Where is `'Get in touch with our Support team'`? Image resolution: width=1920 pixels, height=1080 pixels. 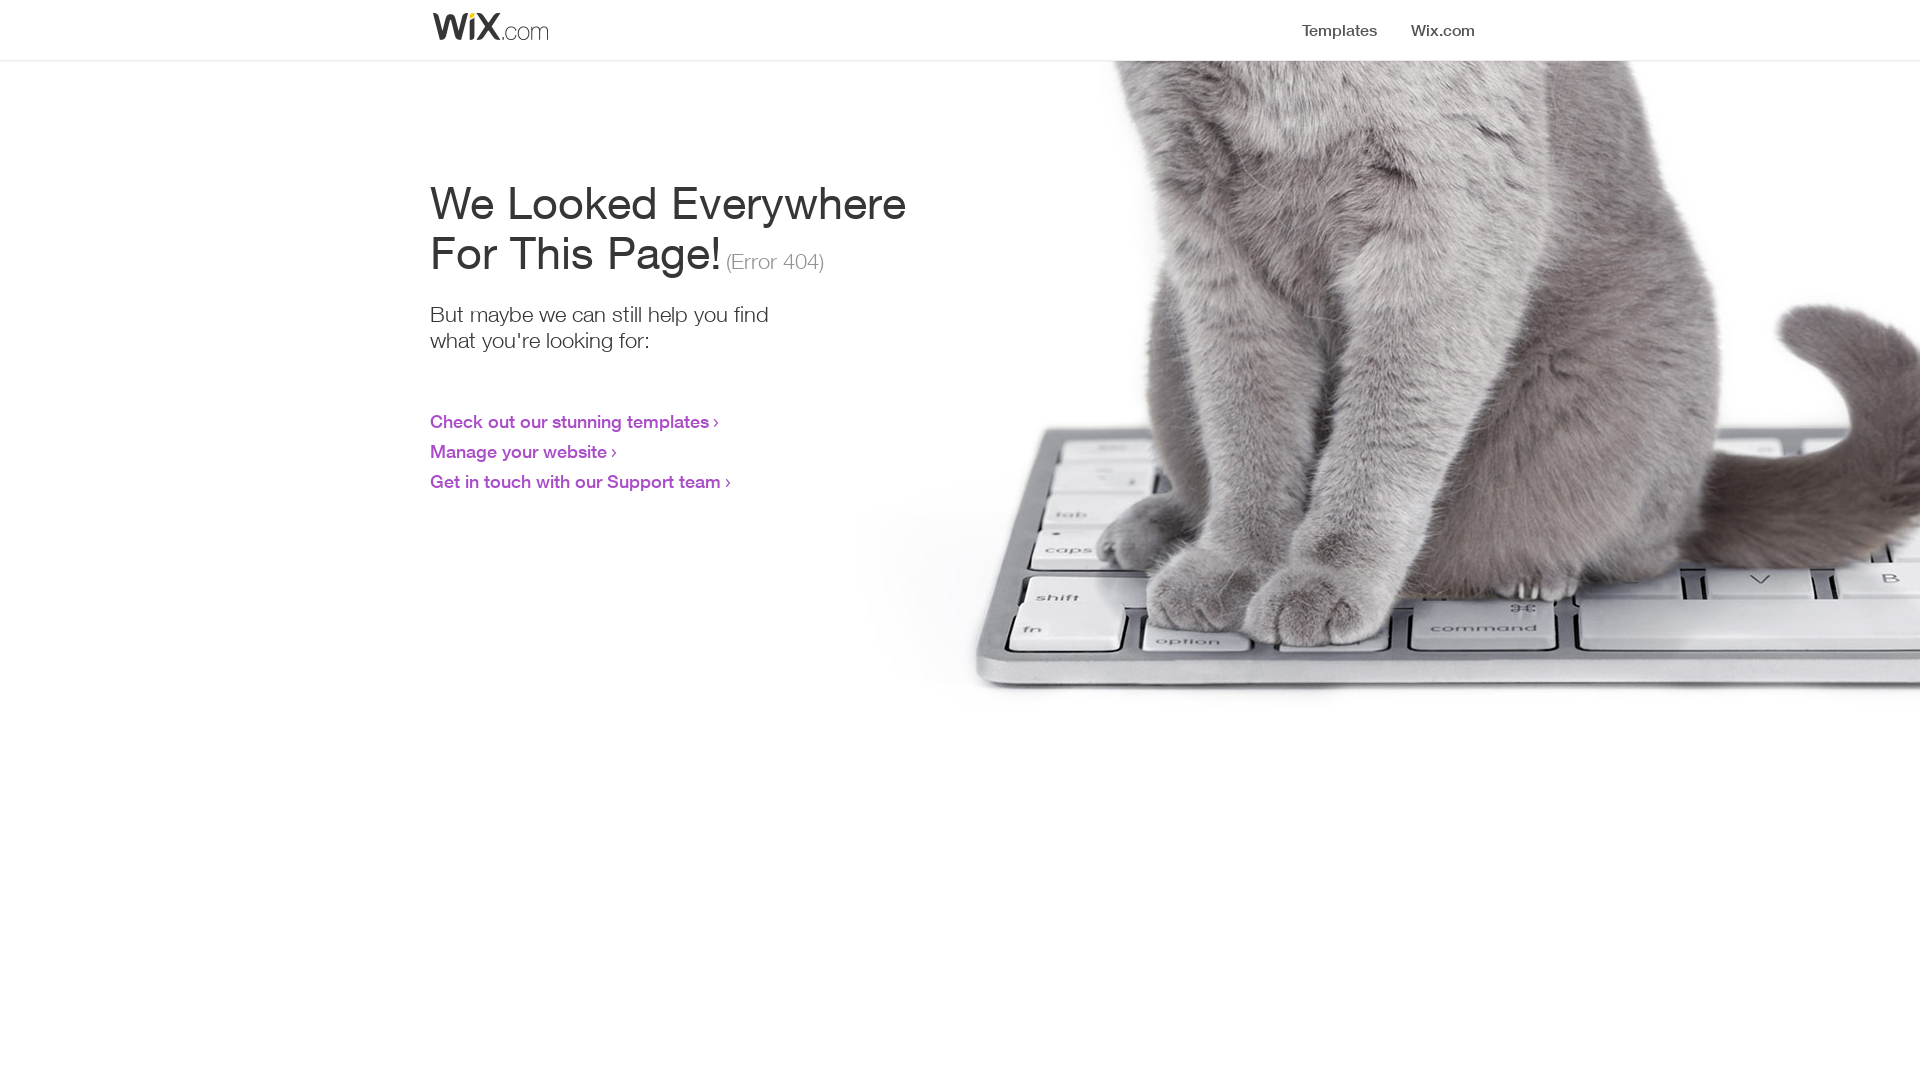
'Get in touch with our Support team' is located at coordinates (429, 481).